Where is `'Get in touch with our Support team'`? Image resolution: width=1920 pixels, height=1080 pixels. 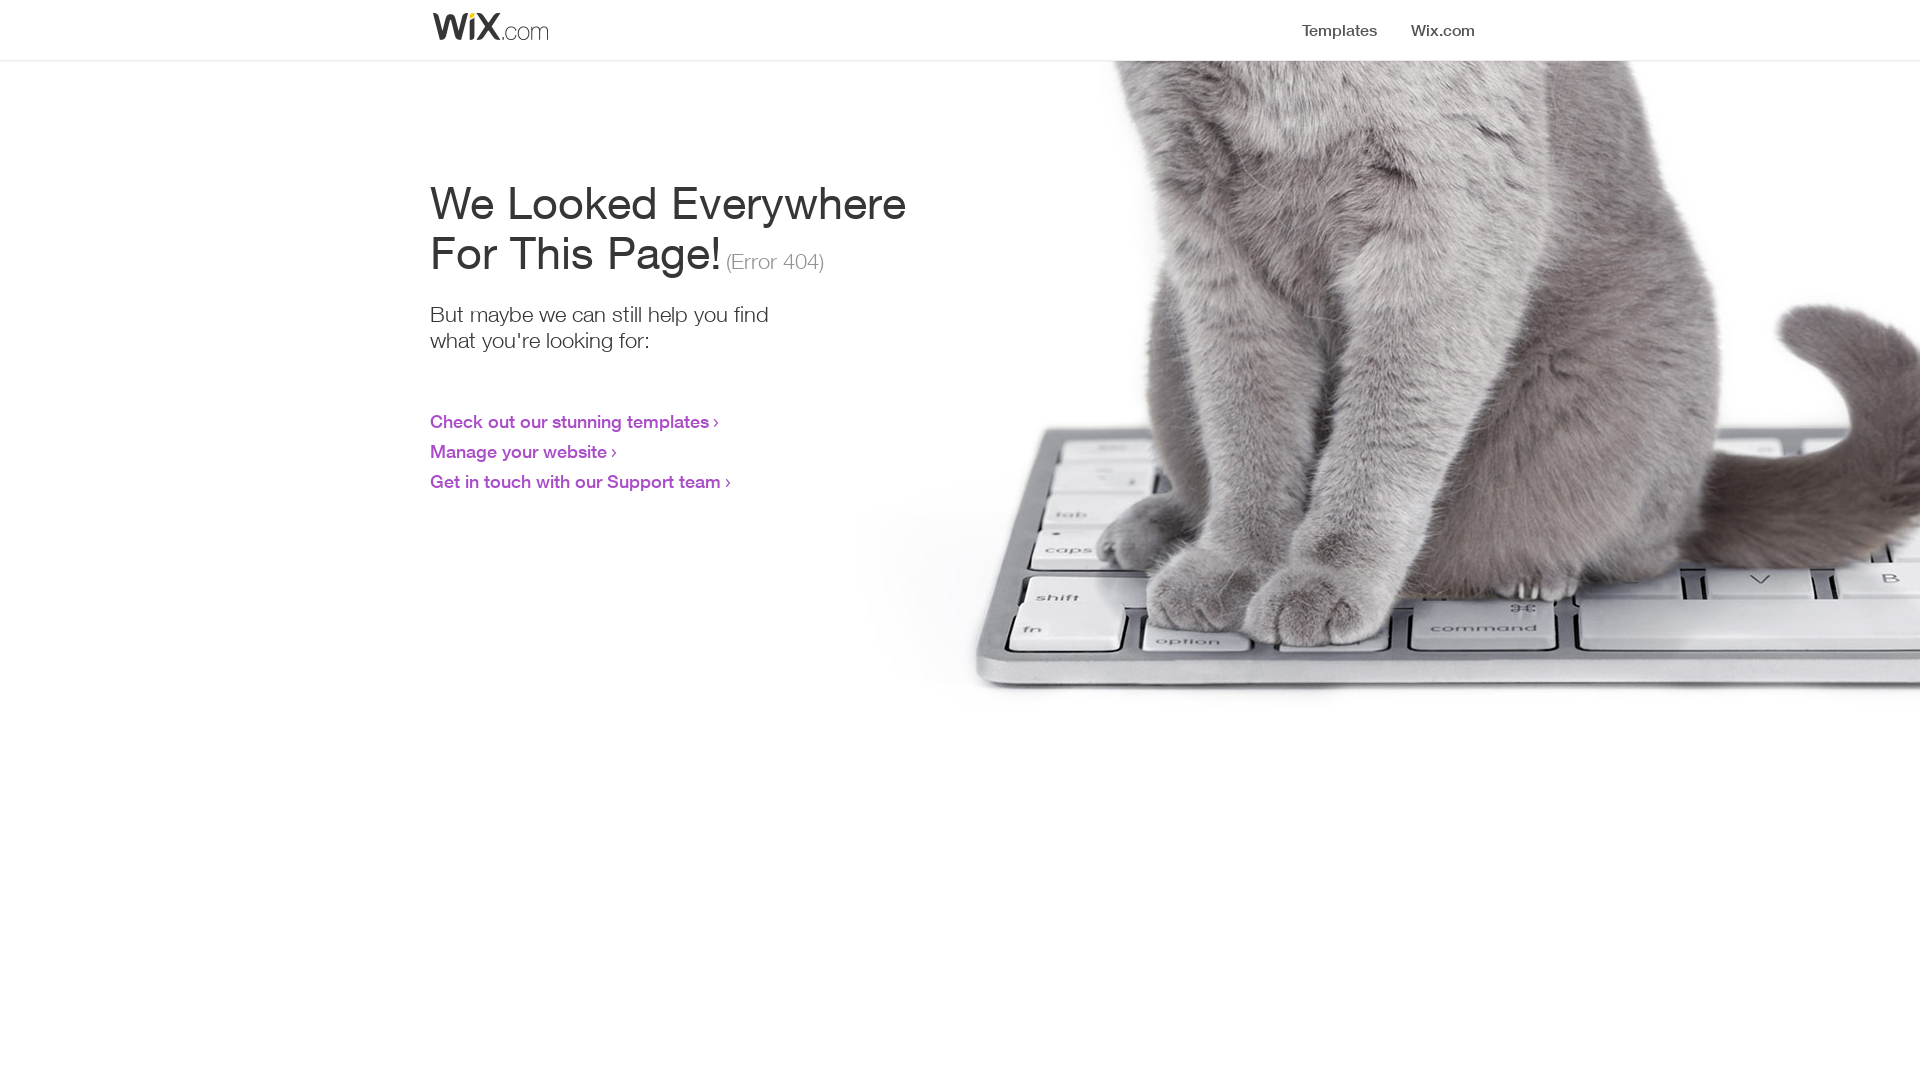
'Get in touch with our Support team' is located at coordinates (429, 481).